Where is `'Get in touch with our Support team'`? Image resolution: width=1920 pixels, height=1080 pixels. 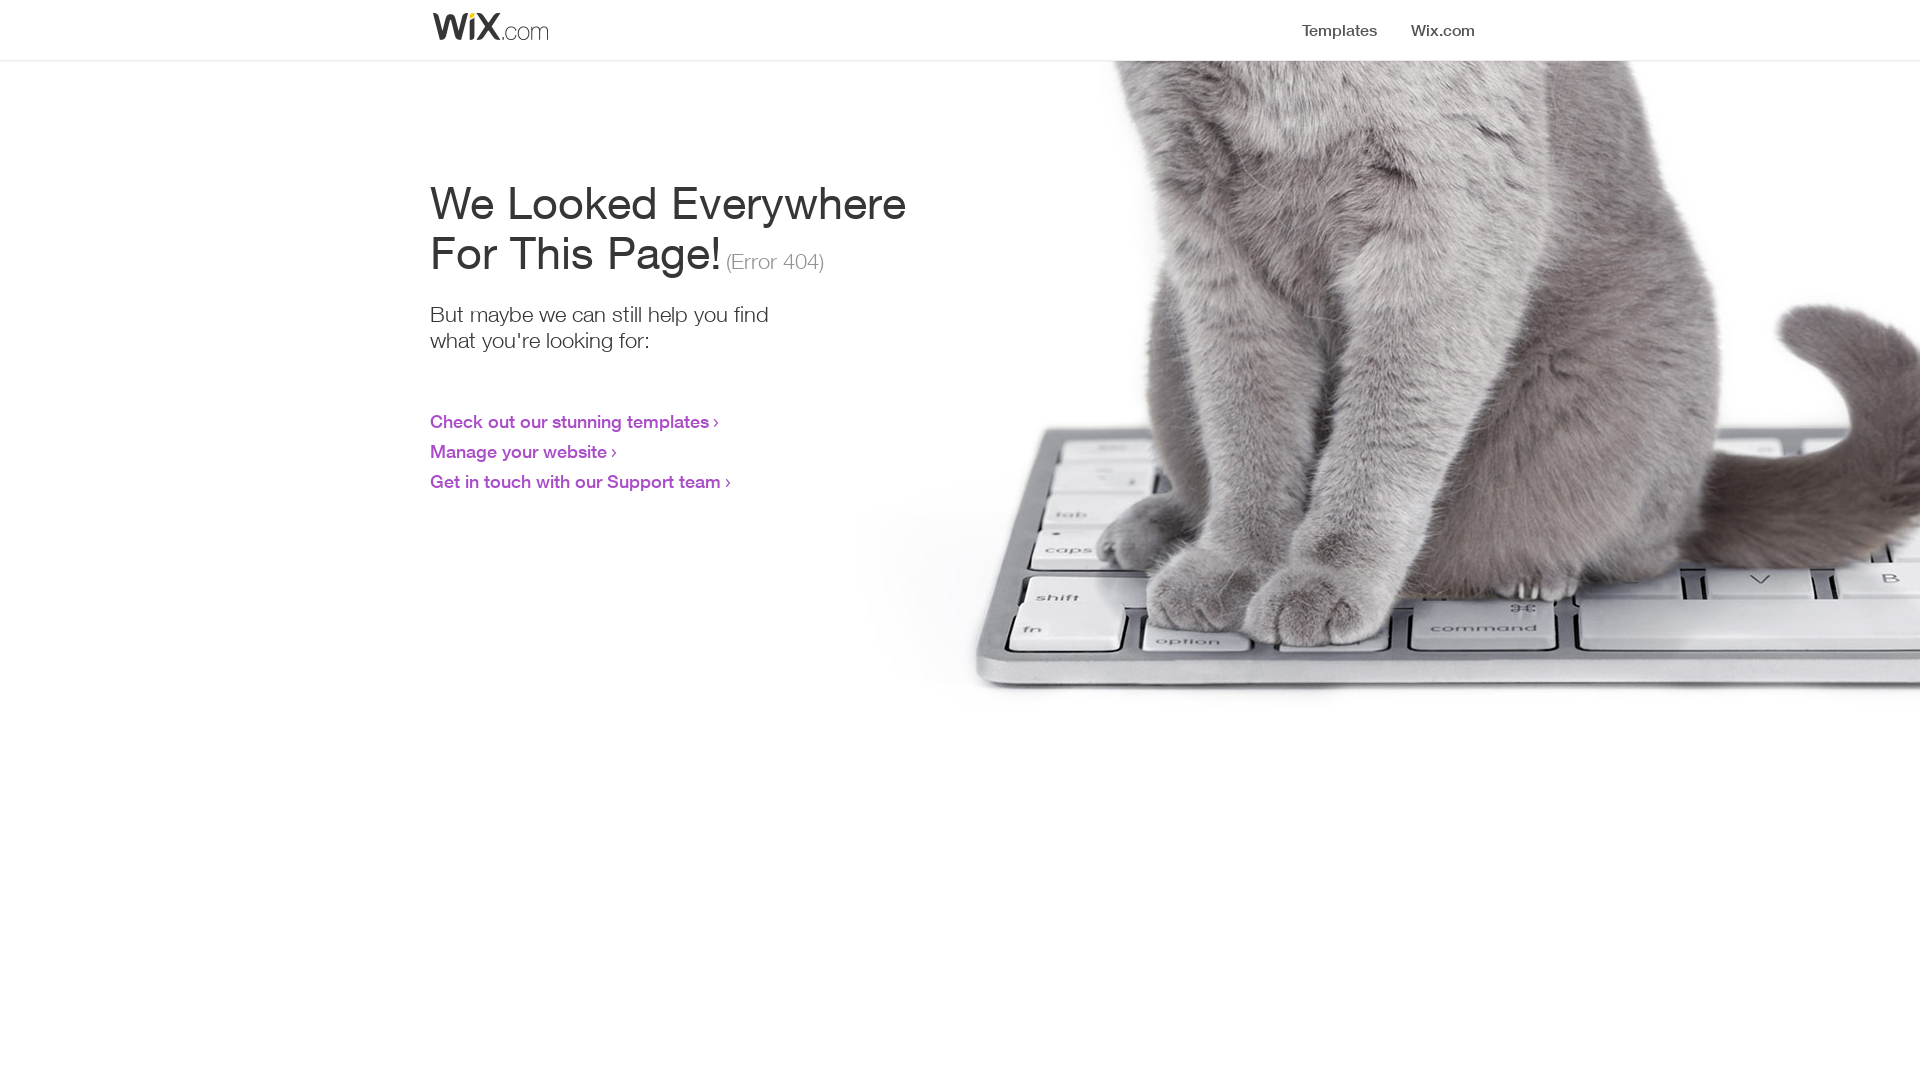
'Get in touch with our Support team' is located at coordinates (429, 481).